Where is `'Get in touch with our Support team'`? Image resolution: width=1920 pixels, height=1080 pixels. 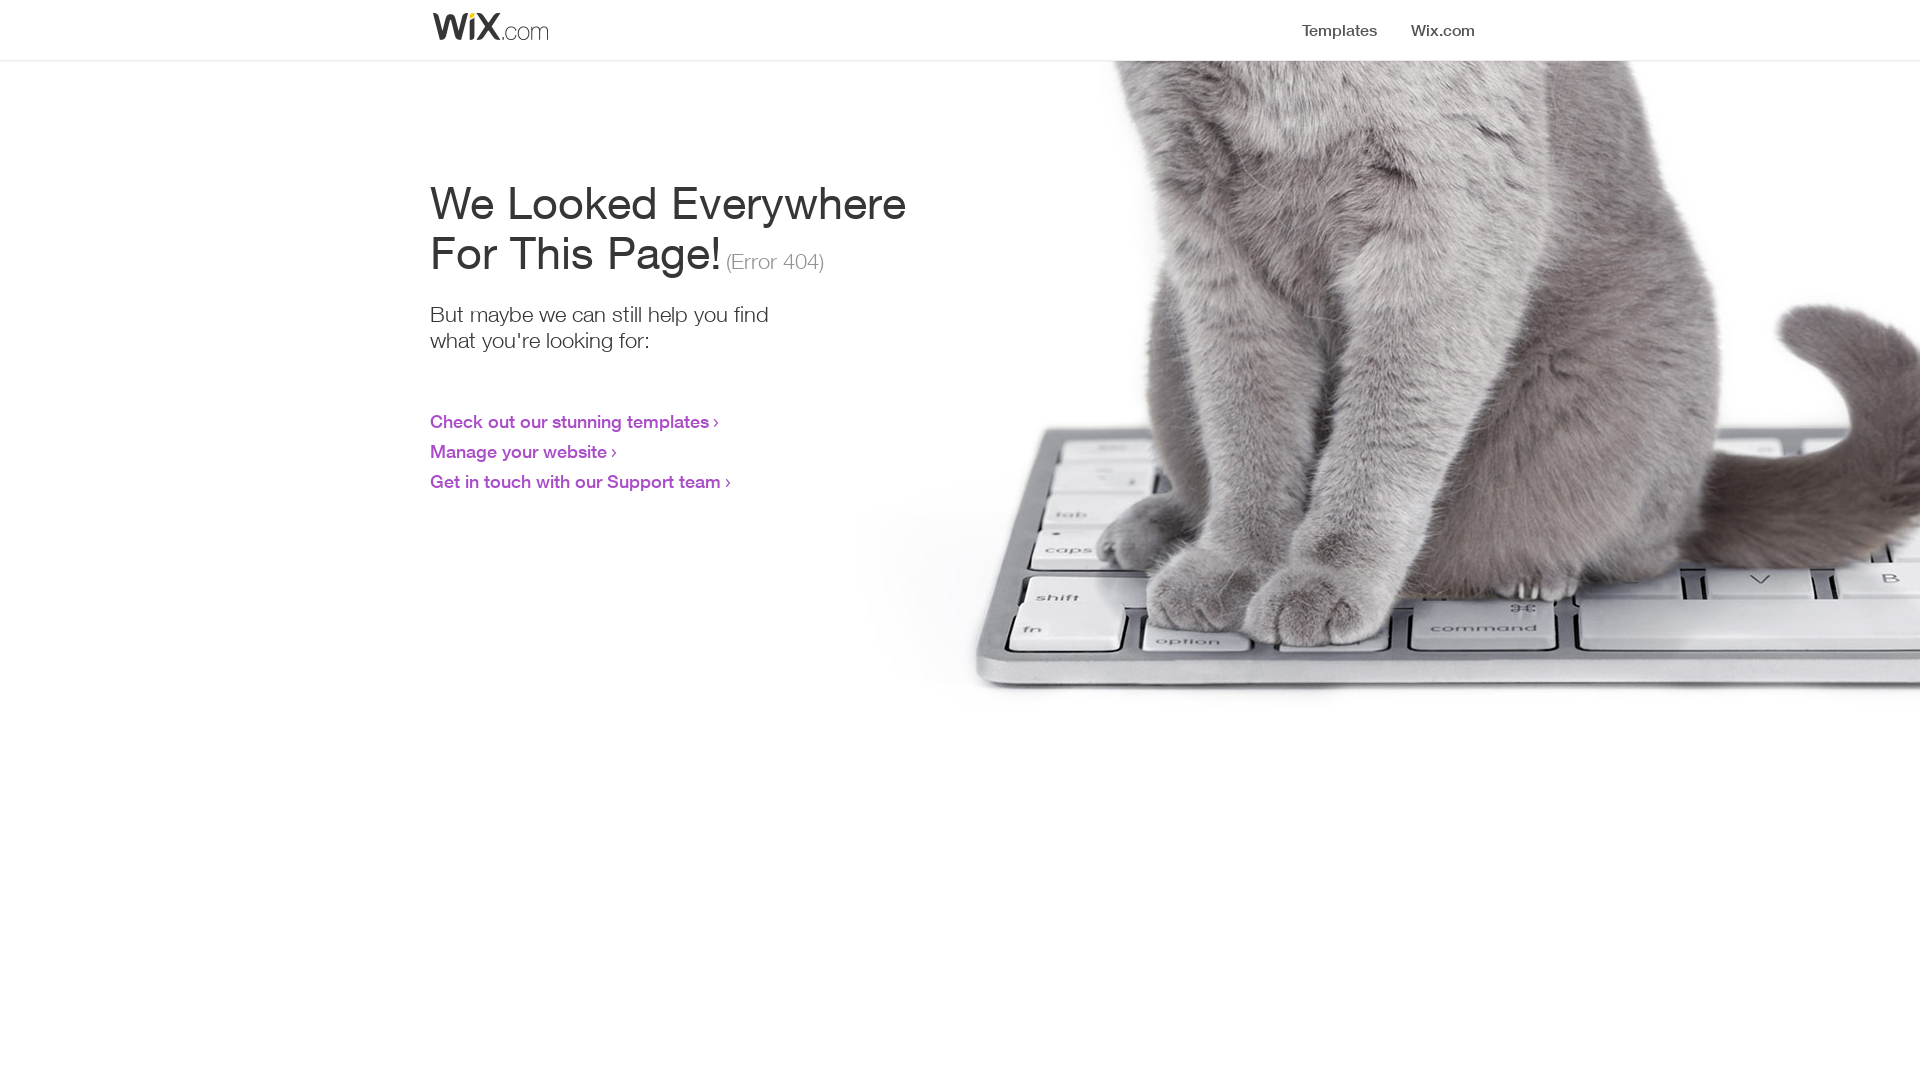
'Get in touch with our Support team' is located at coordinates (429, 481).